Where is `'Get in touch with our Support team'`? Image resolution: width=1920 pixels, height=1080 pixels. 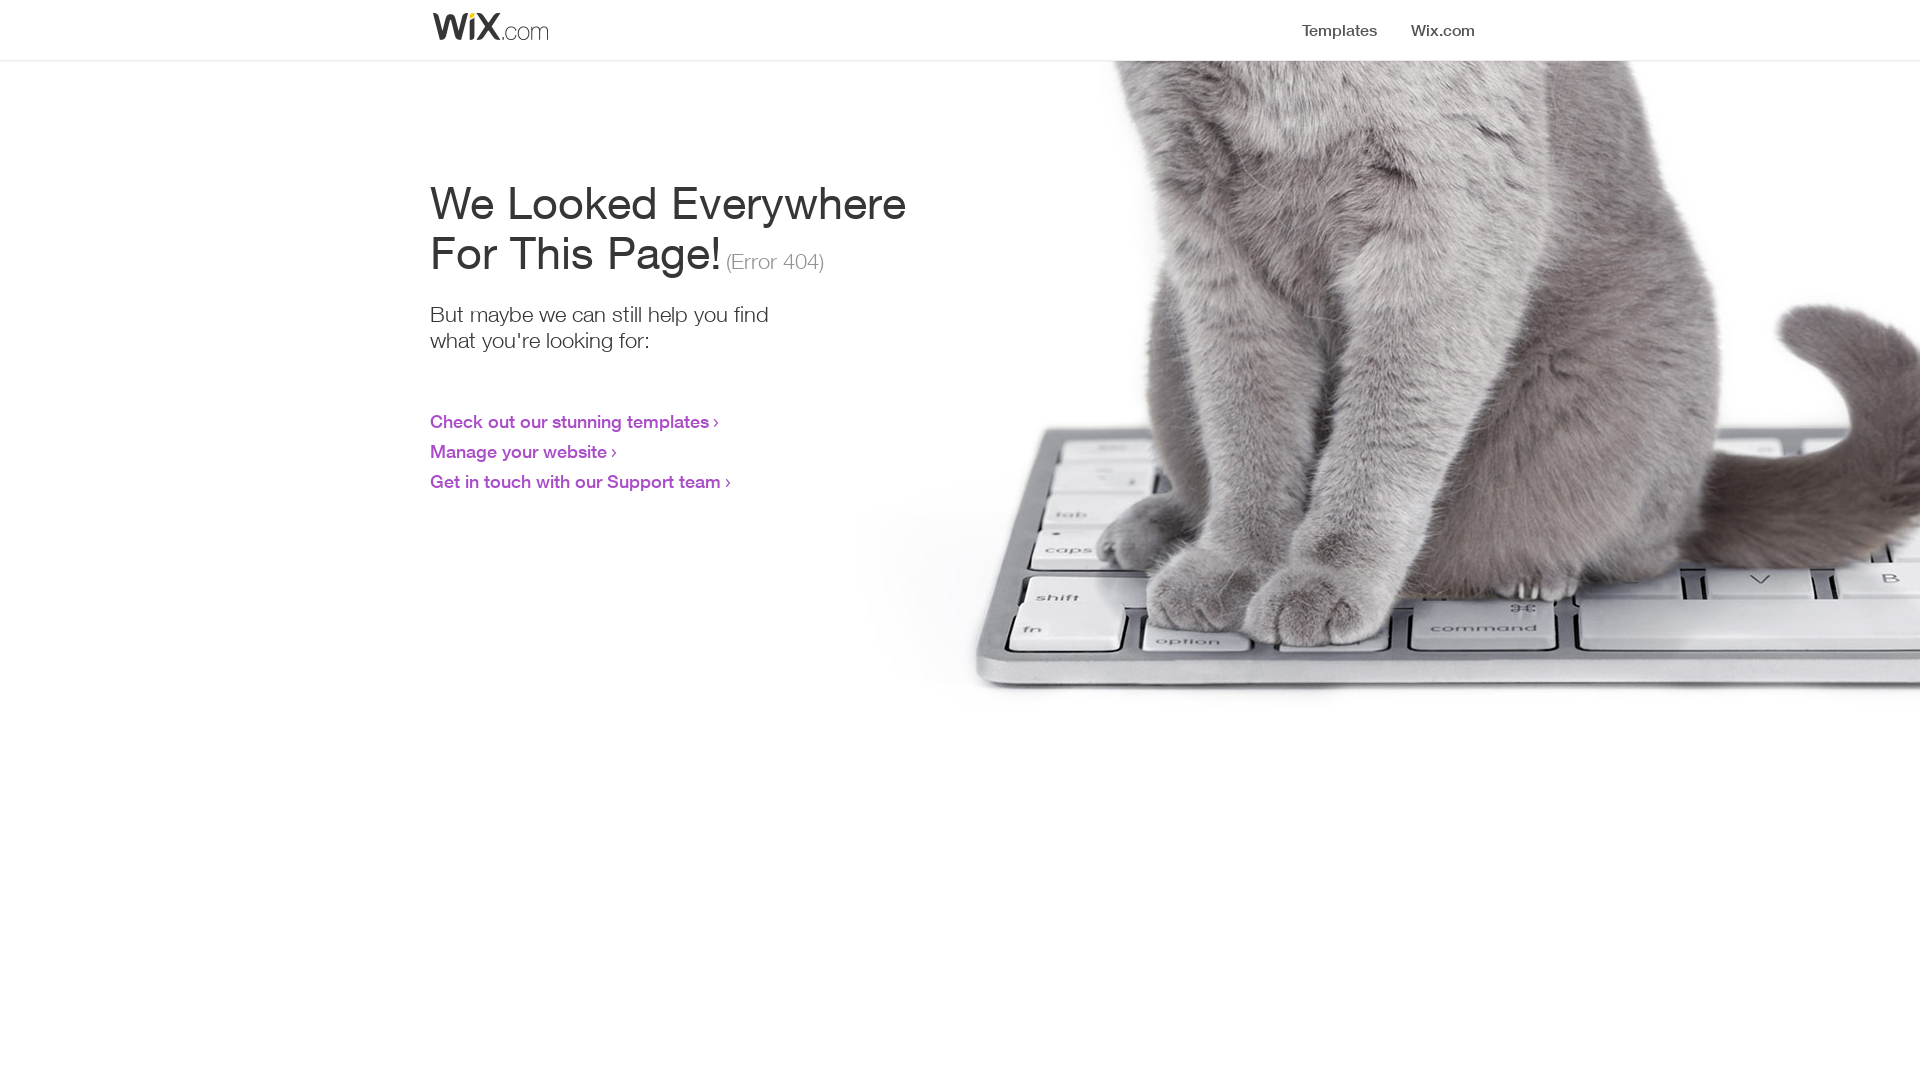
'Get in touch with our Support team' is located at coordinates (429, 481).